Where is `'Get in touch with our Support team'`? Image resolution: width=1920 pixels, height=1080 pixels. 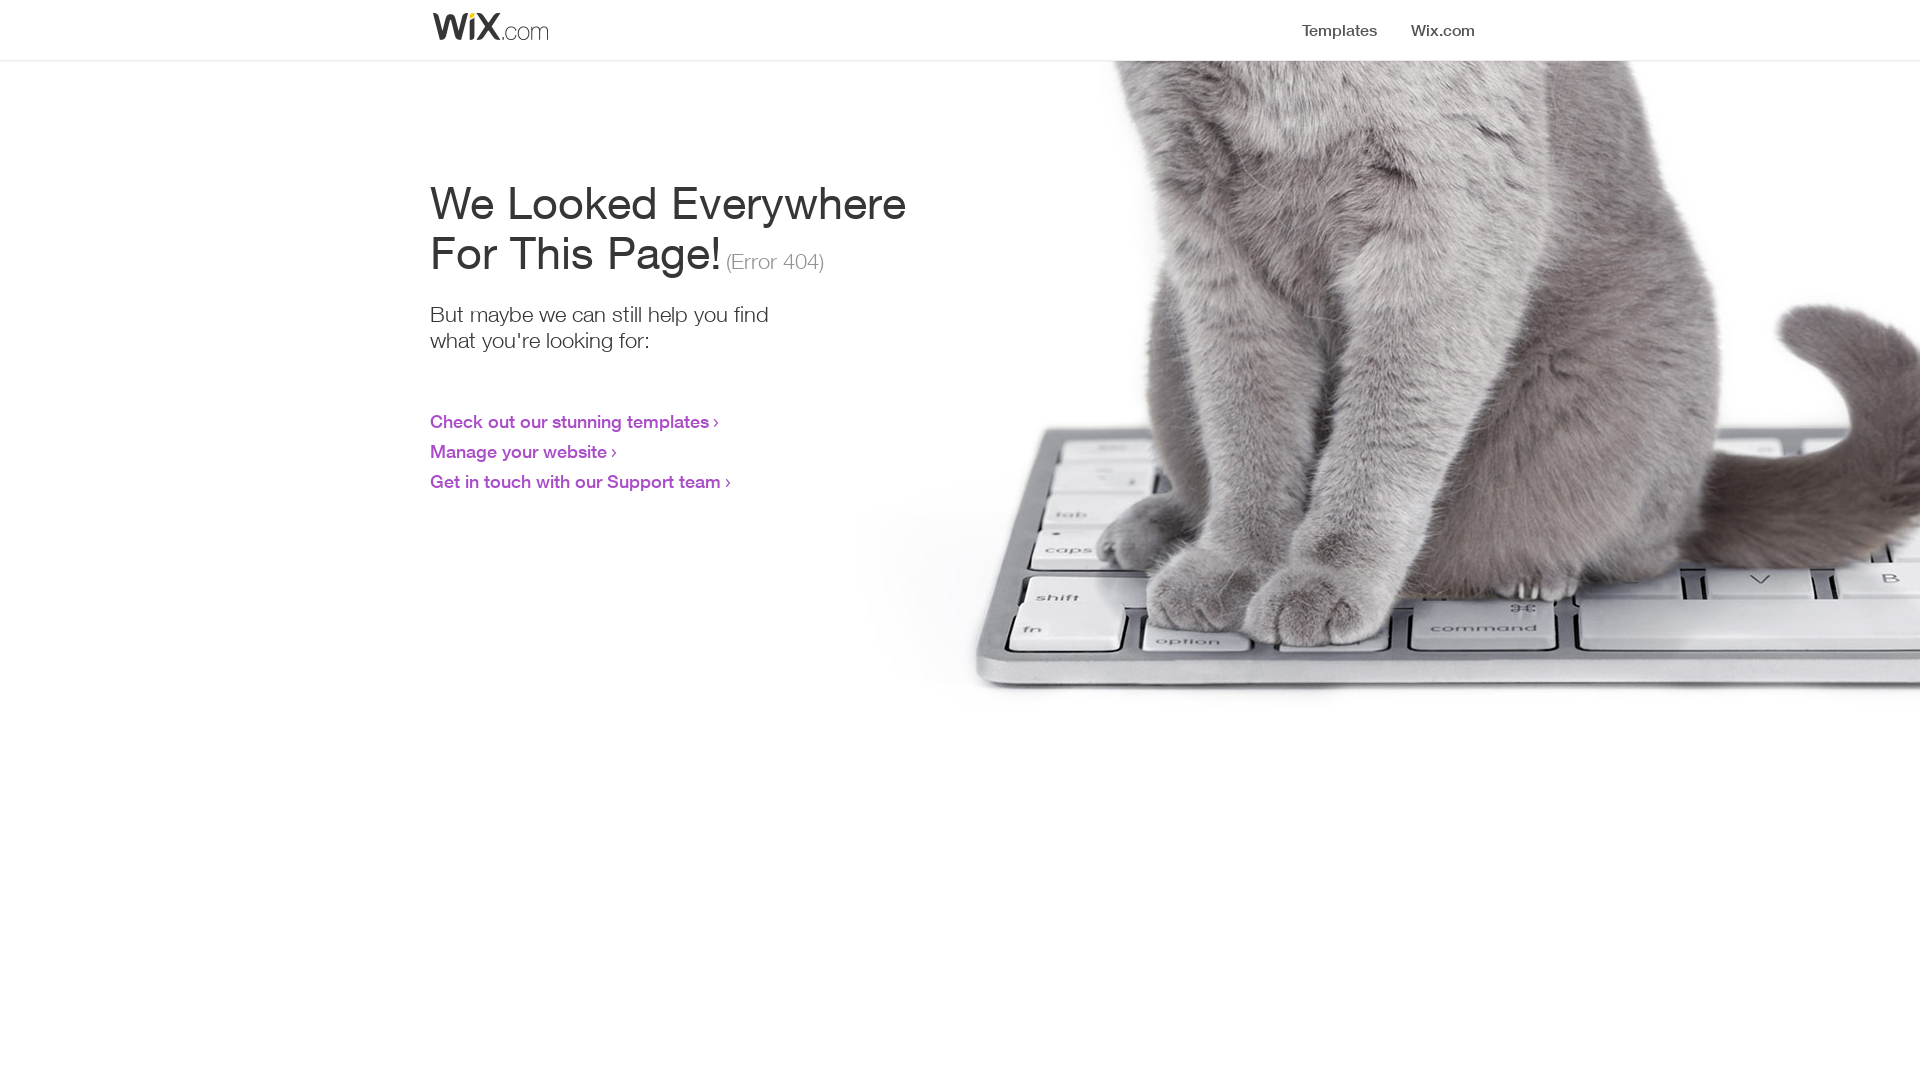
'Get in touch with our Support team' is located at coordinates (429, 481).